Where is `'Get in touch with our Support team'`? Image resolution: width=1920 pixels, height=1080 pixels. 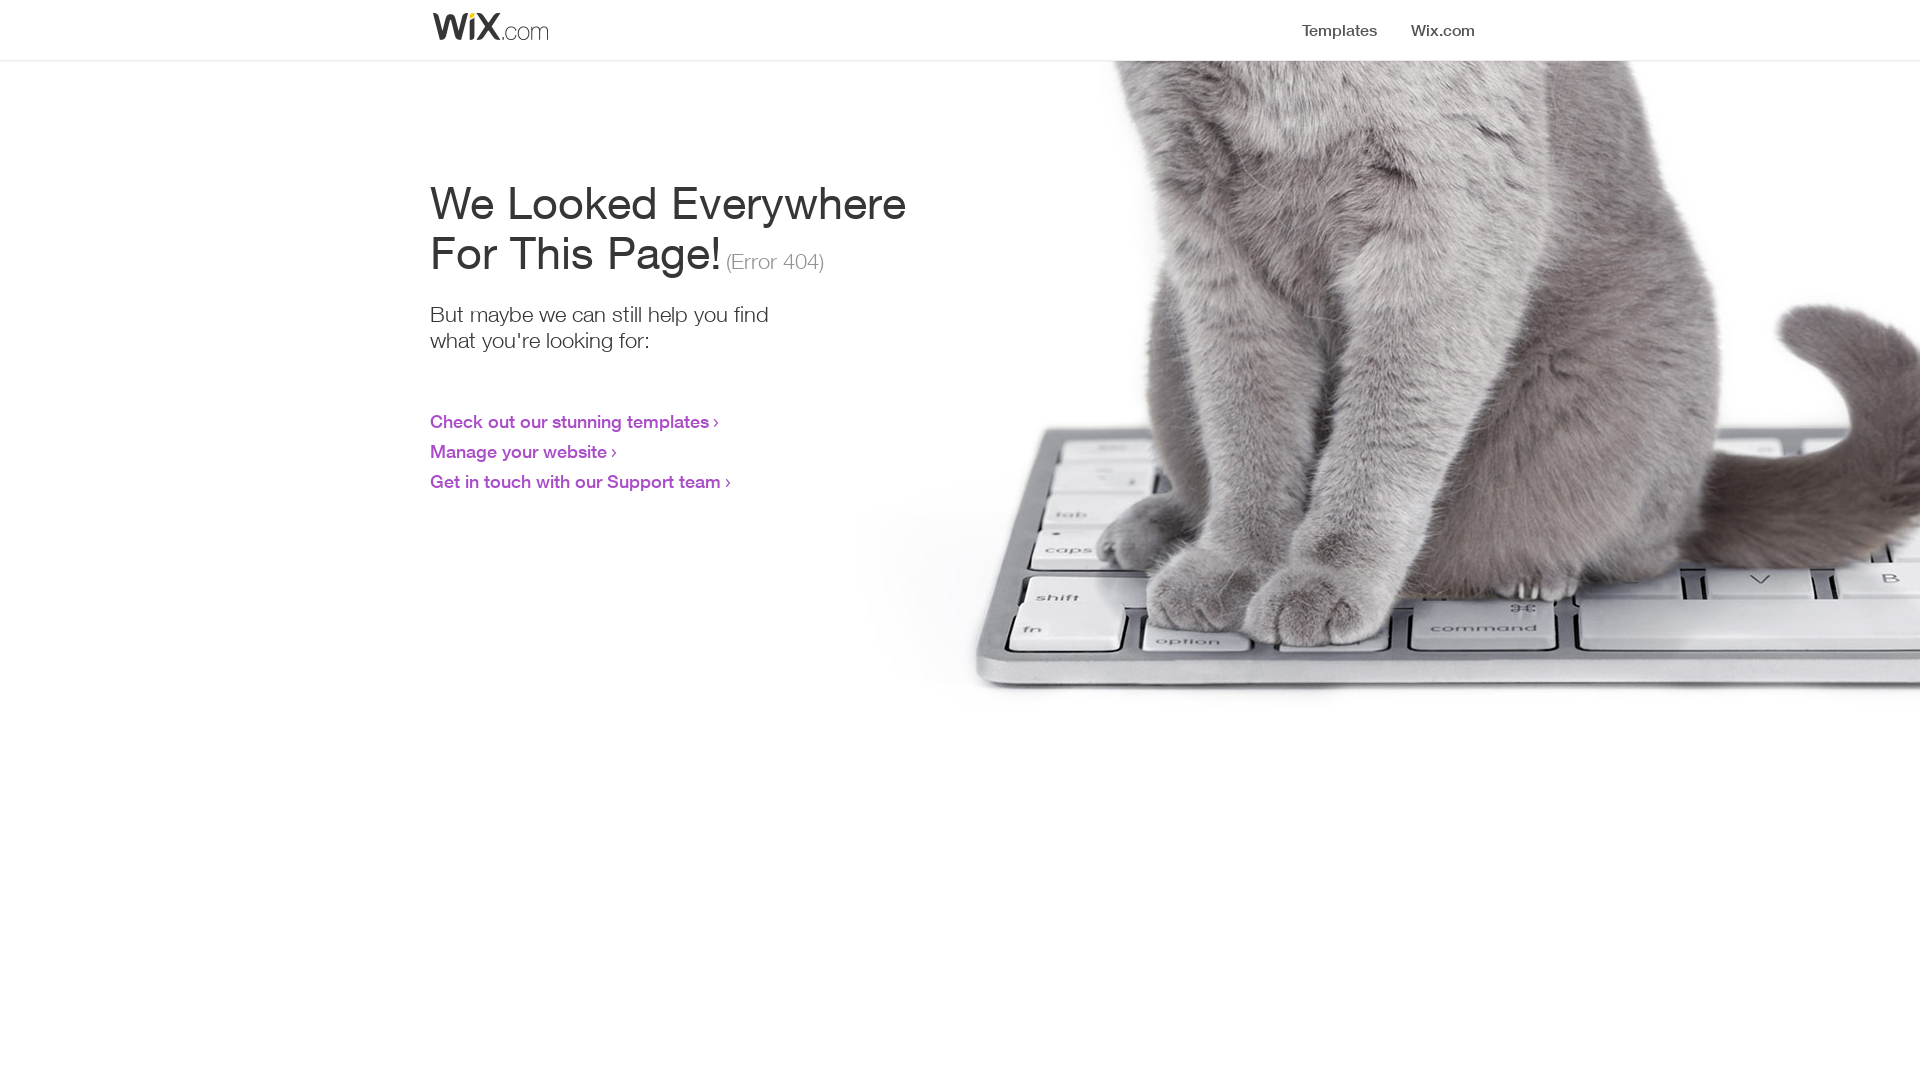
'Get in touch with our Support team' is located at coordinates (429, 481).